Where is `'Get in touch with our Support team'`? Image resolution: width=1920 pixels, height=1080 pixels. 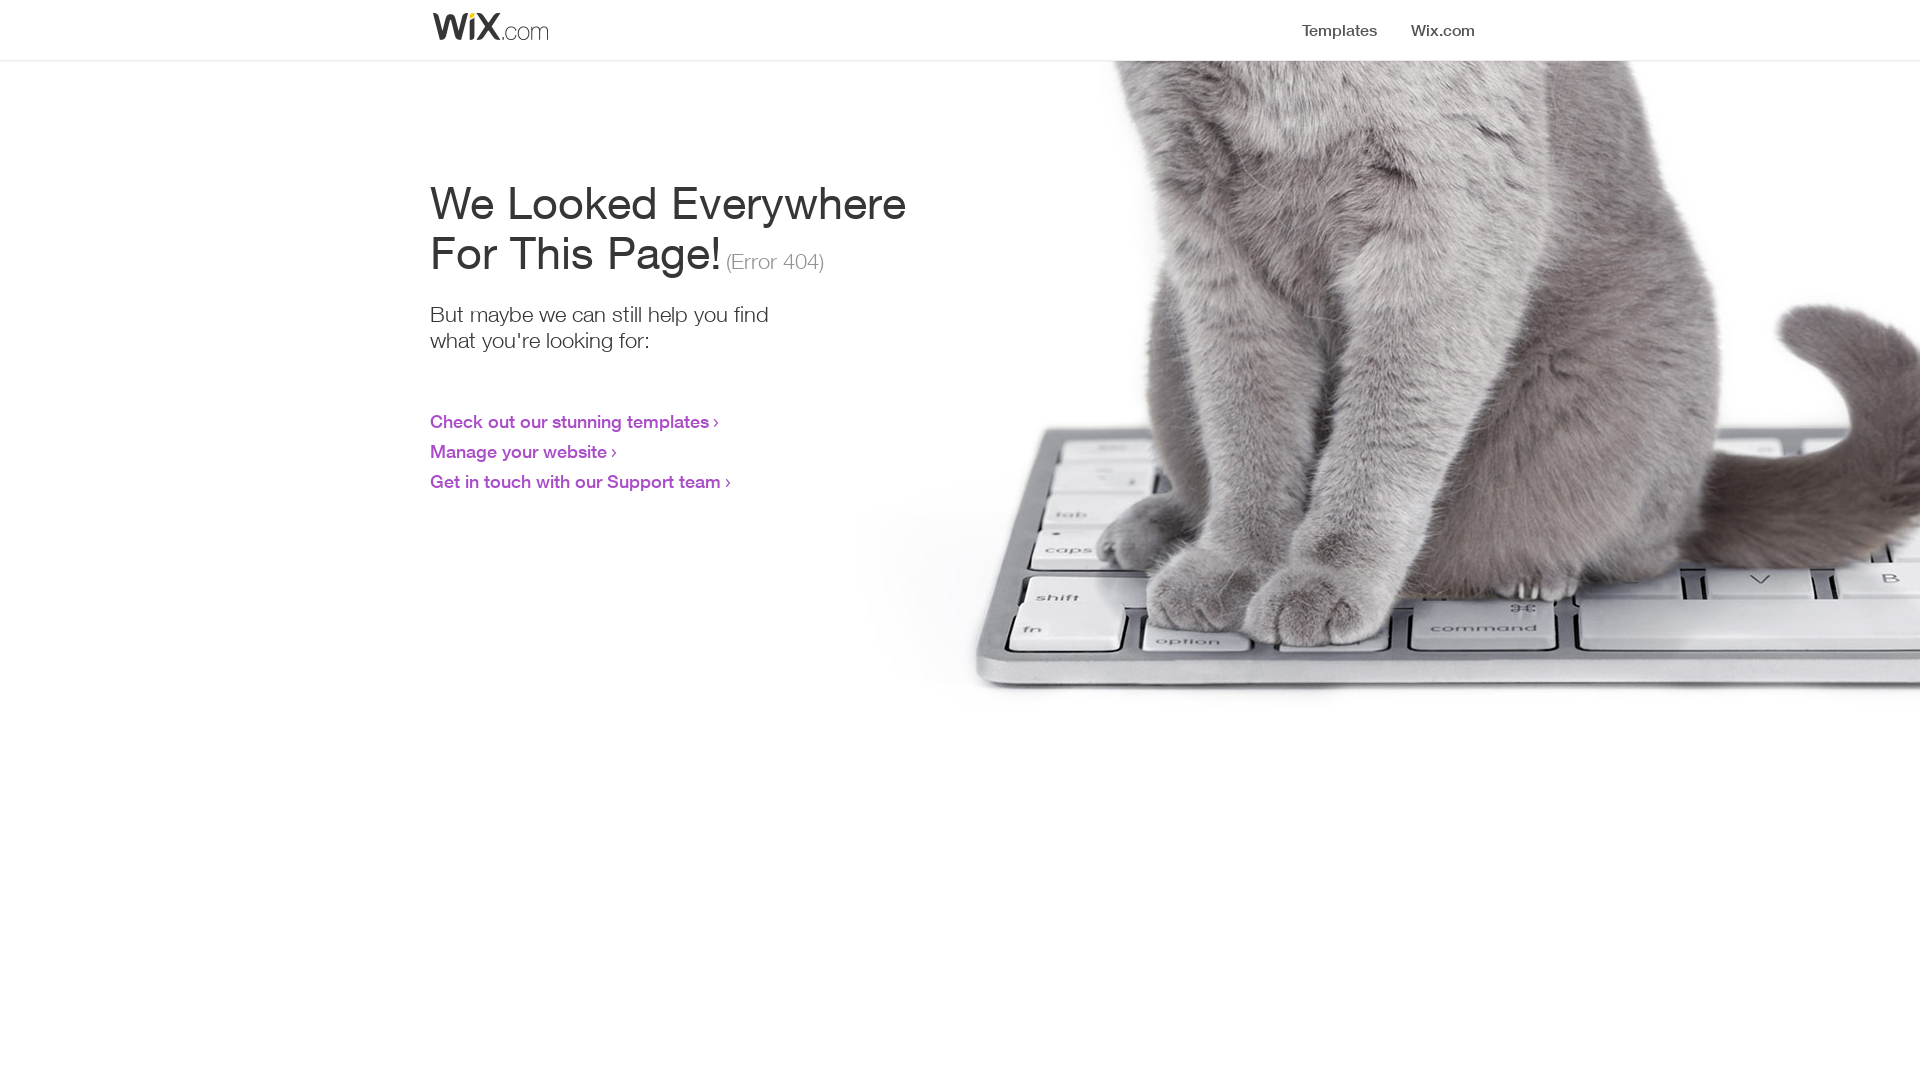
'Get in touch with our Support team' is located at coordinates (429, 481).